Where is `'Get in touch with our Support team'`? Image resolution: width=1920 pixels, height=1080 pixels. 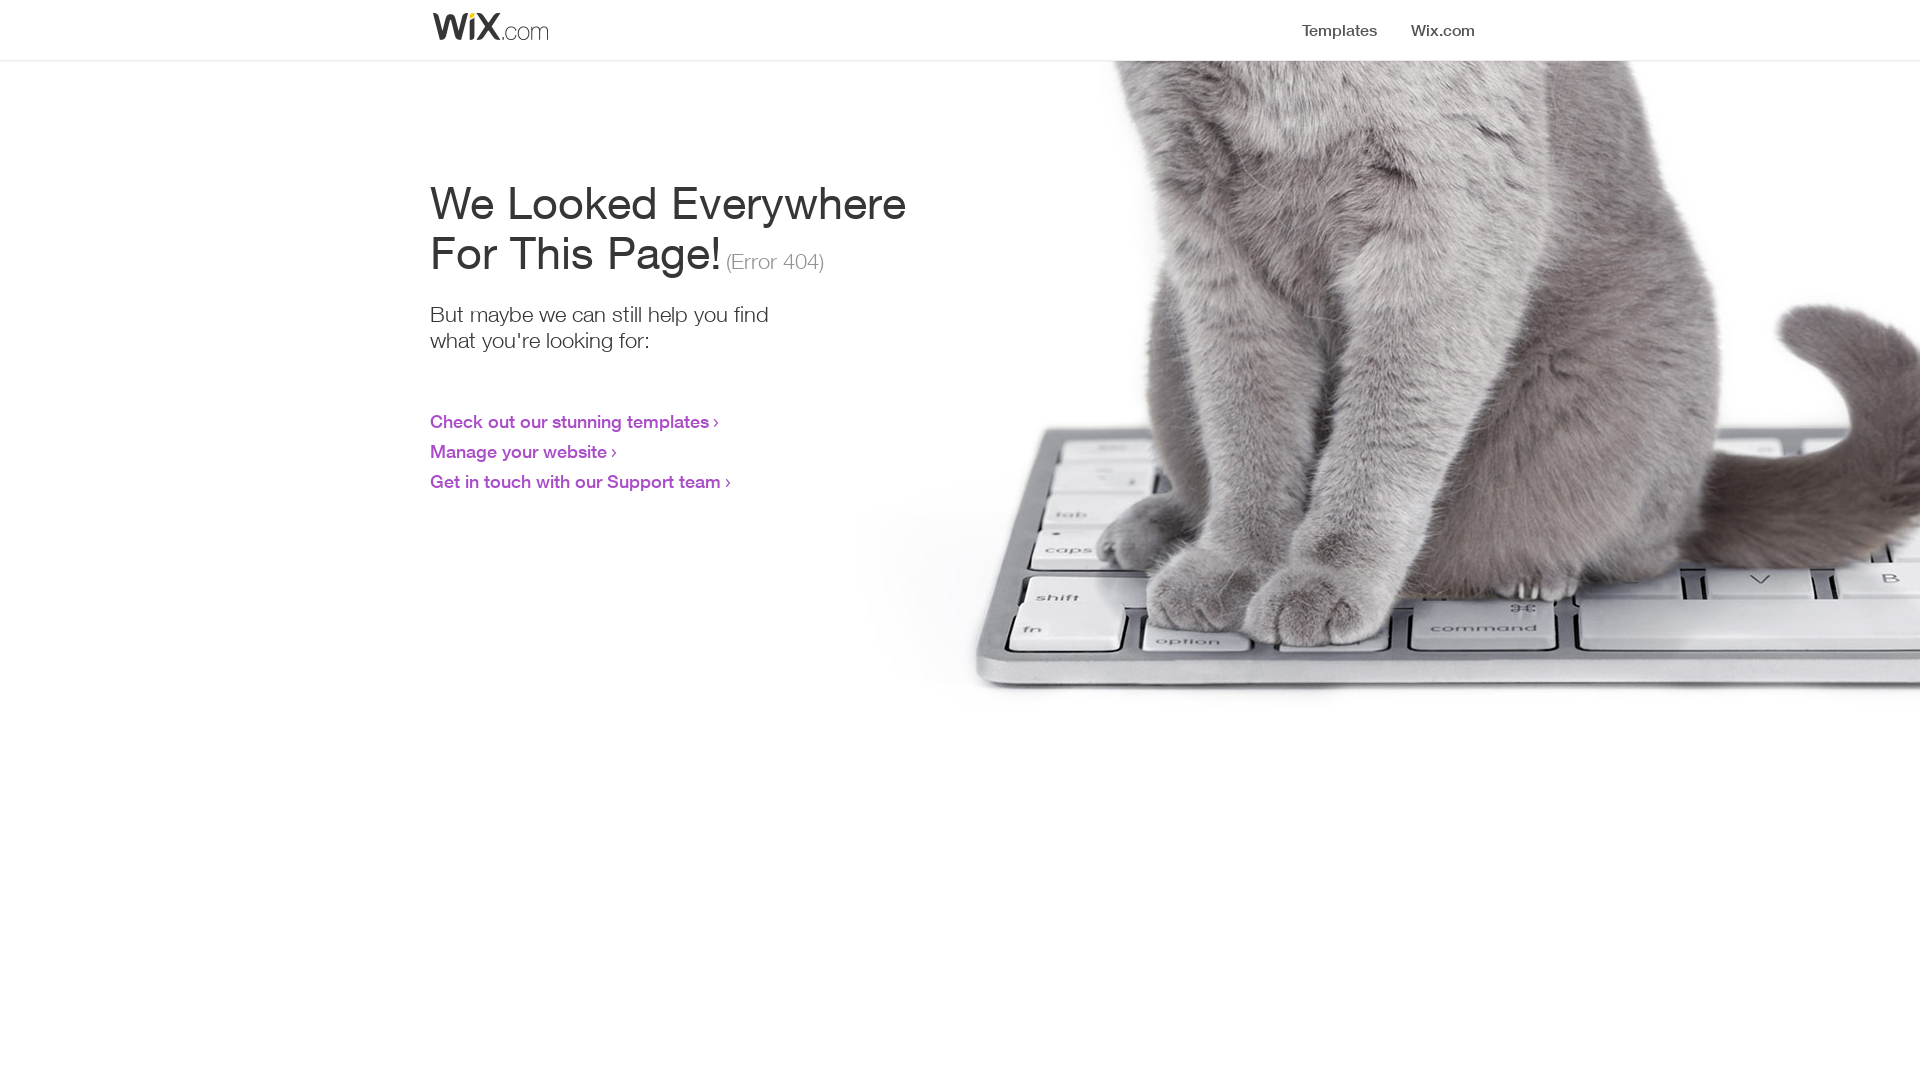
'Get in touch with our Support team' is located at coordinates (429, 481).